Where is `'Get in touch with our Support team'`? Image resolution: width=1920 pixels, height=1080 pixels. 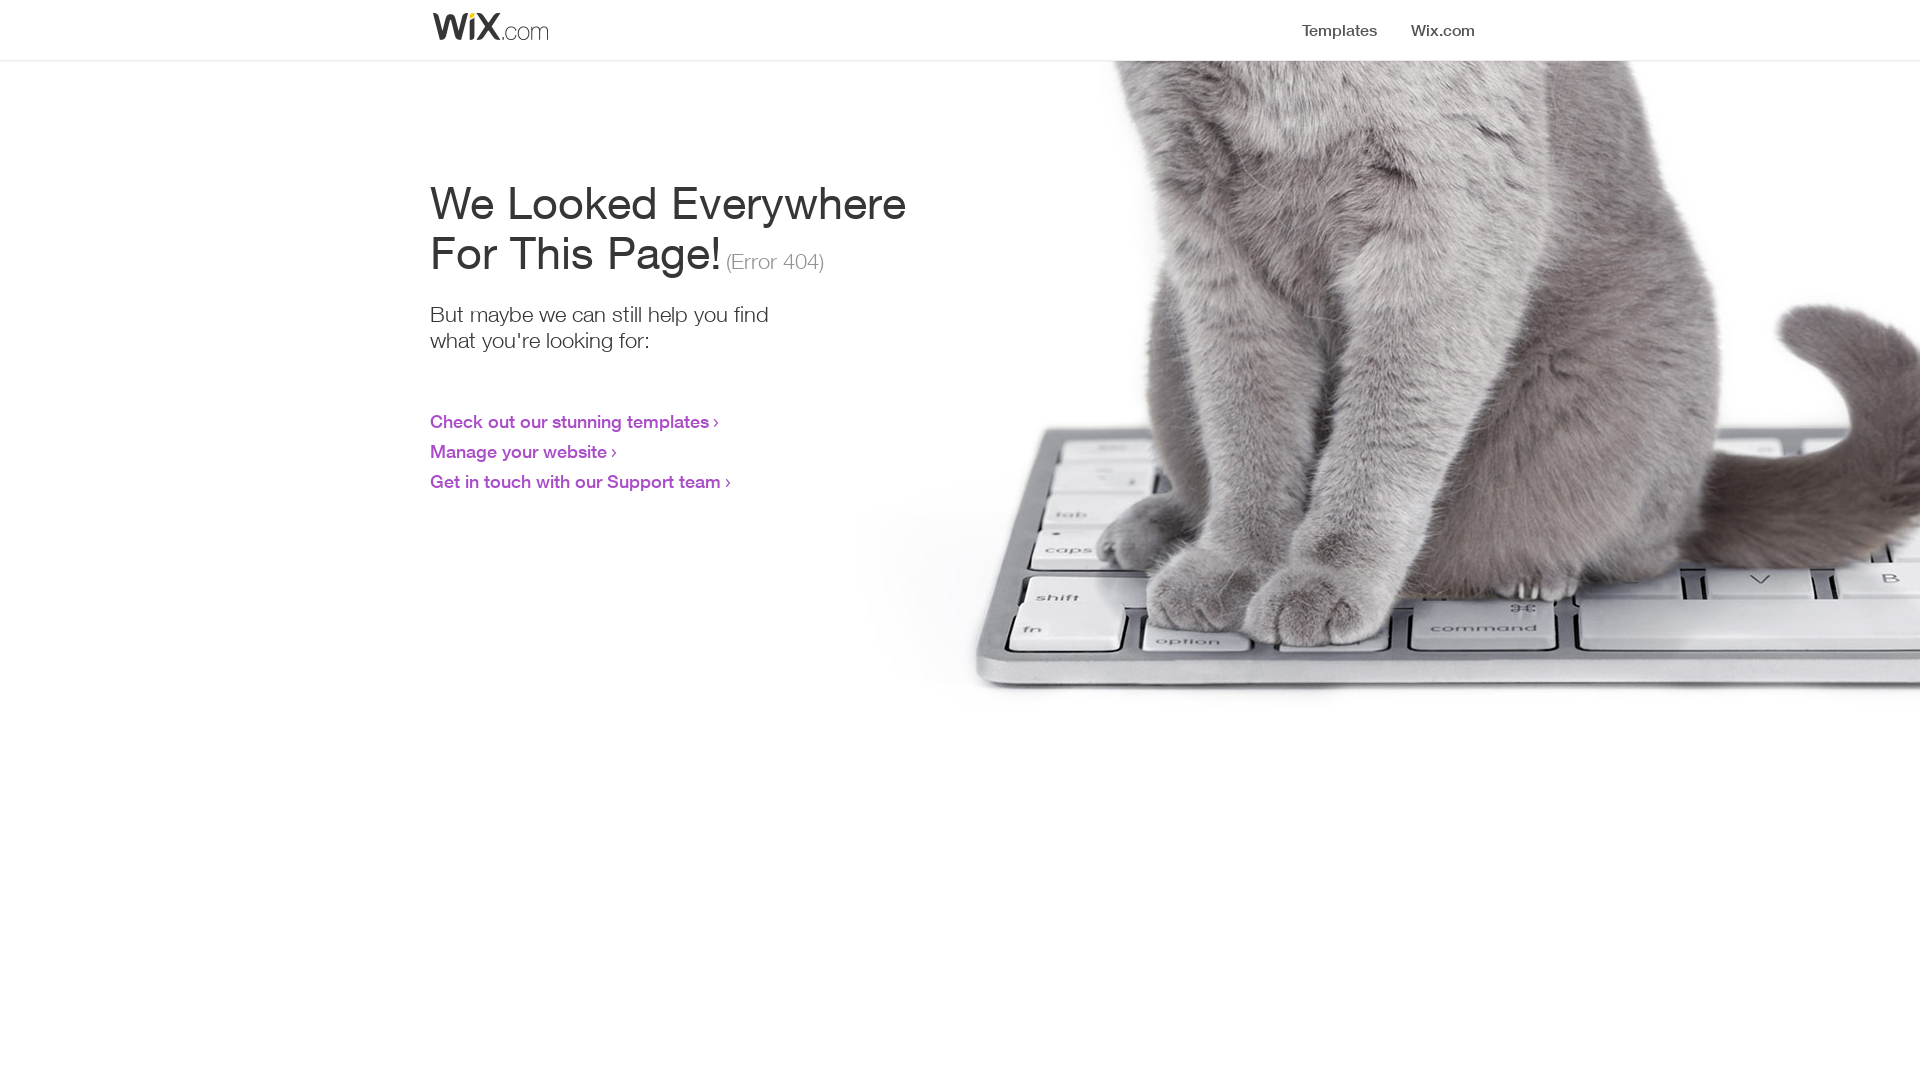
'Get in touch with our Support team' is located at coordinates (429, 481).